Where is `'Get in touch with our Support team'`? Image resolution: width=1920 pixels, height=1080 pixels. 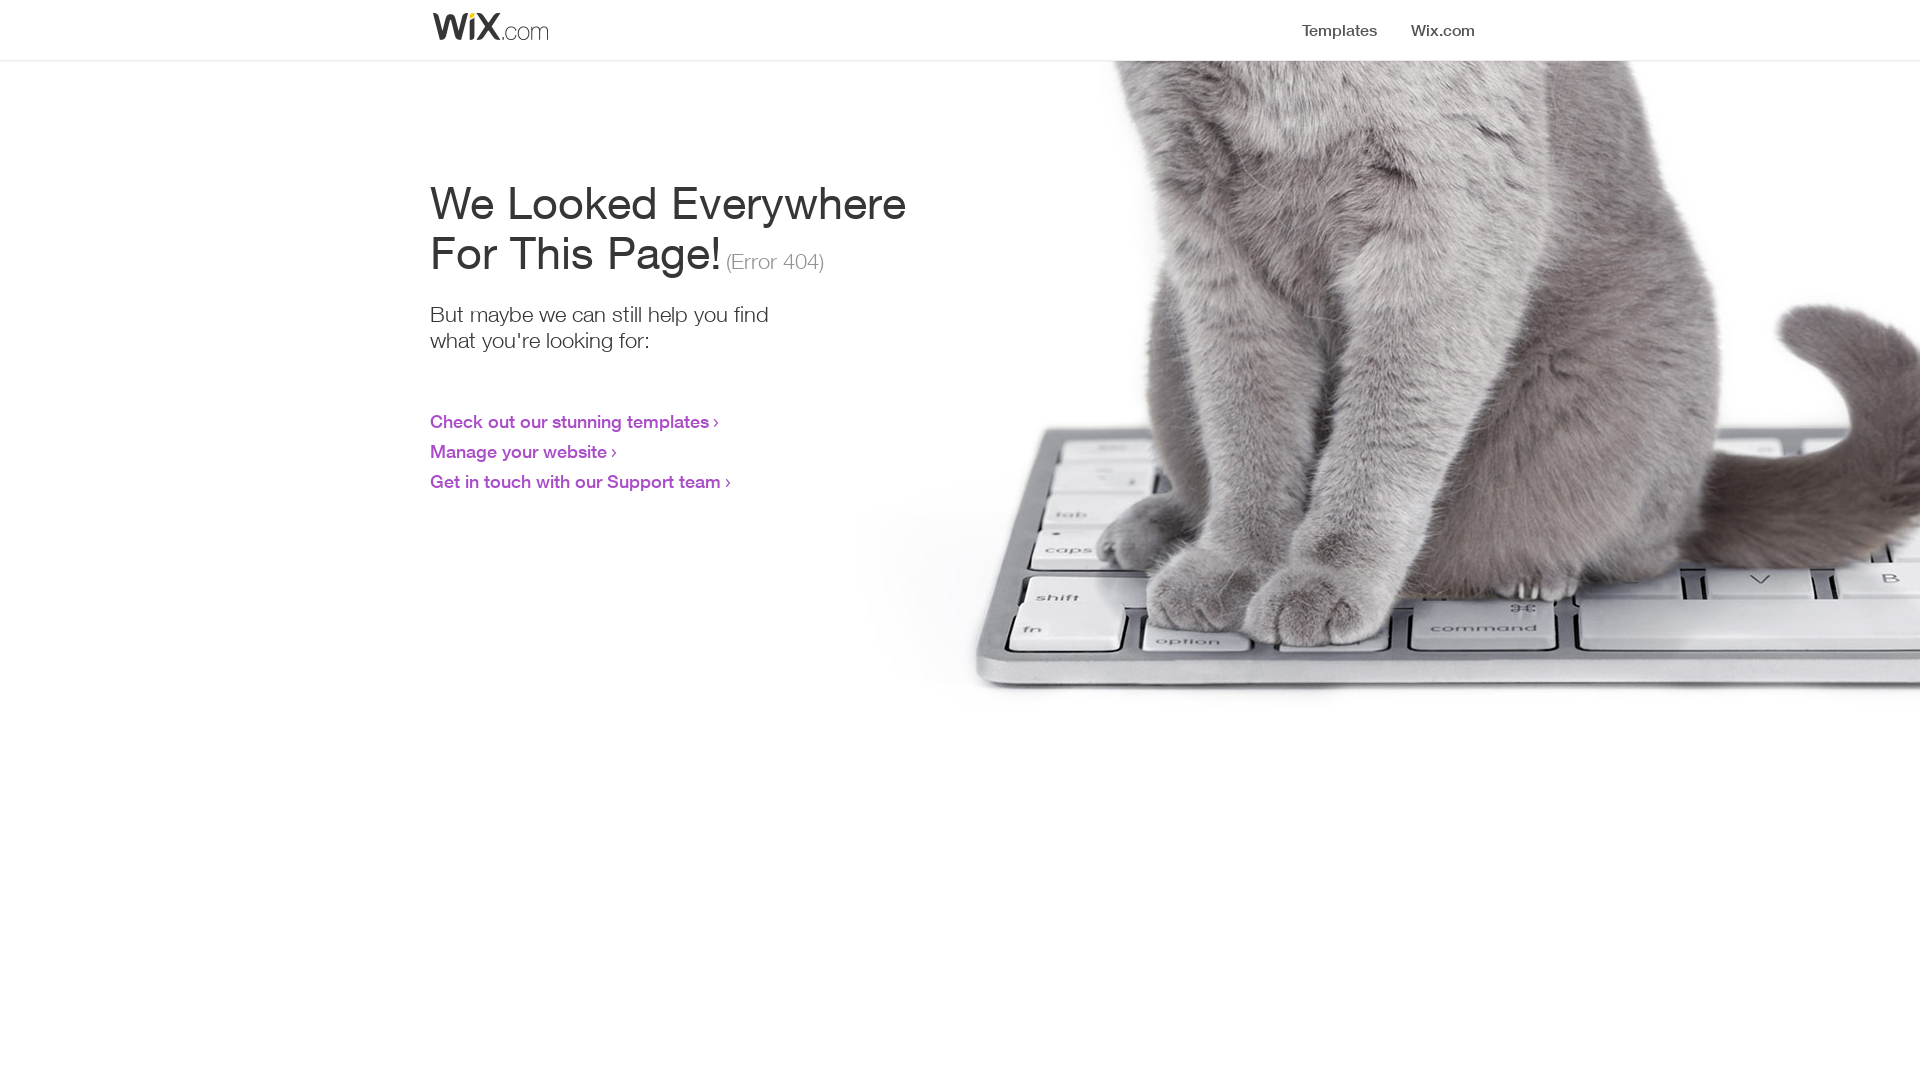
'Get in touch with our Support team' is located at coordinates (429, 481).